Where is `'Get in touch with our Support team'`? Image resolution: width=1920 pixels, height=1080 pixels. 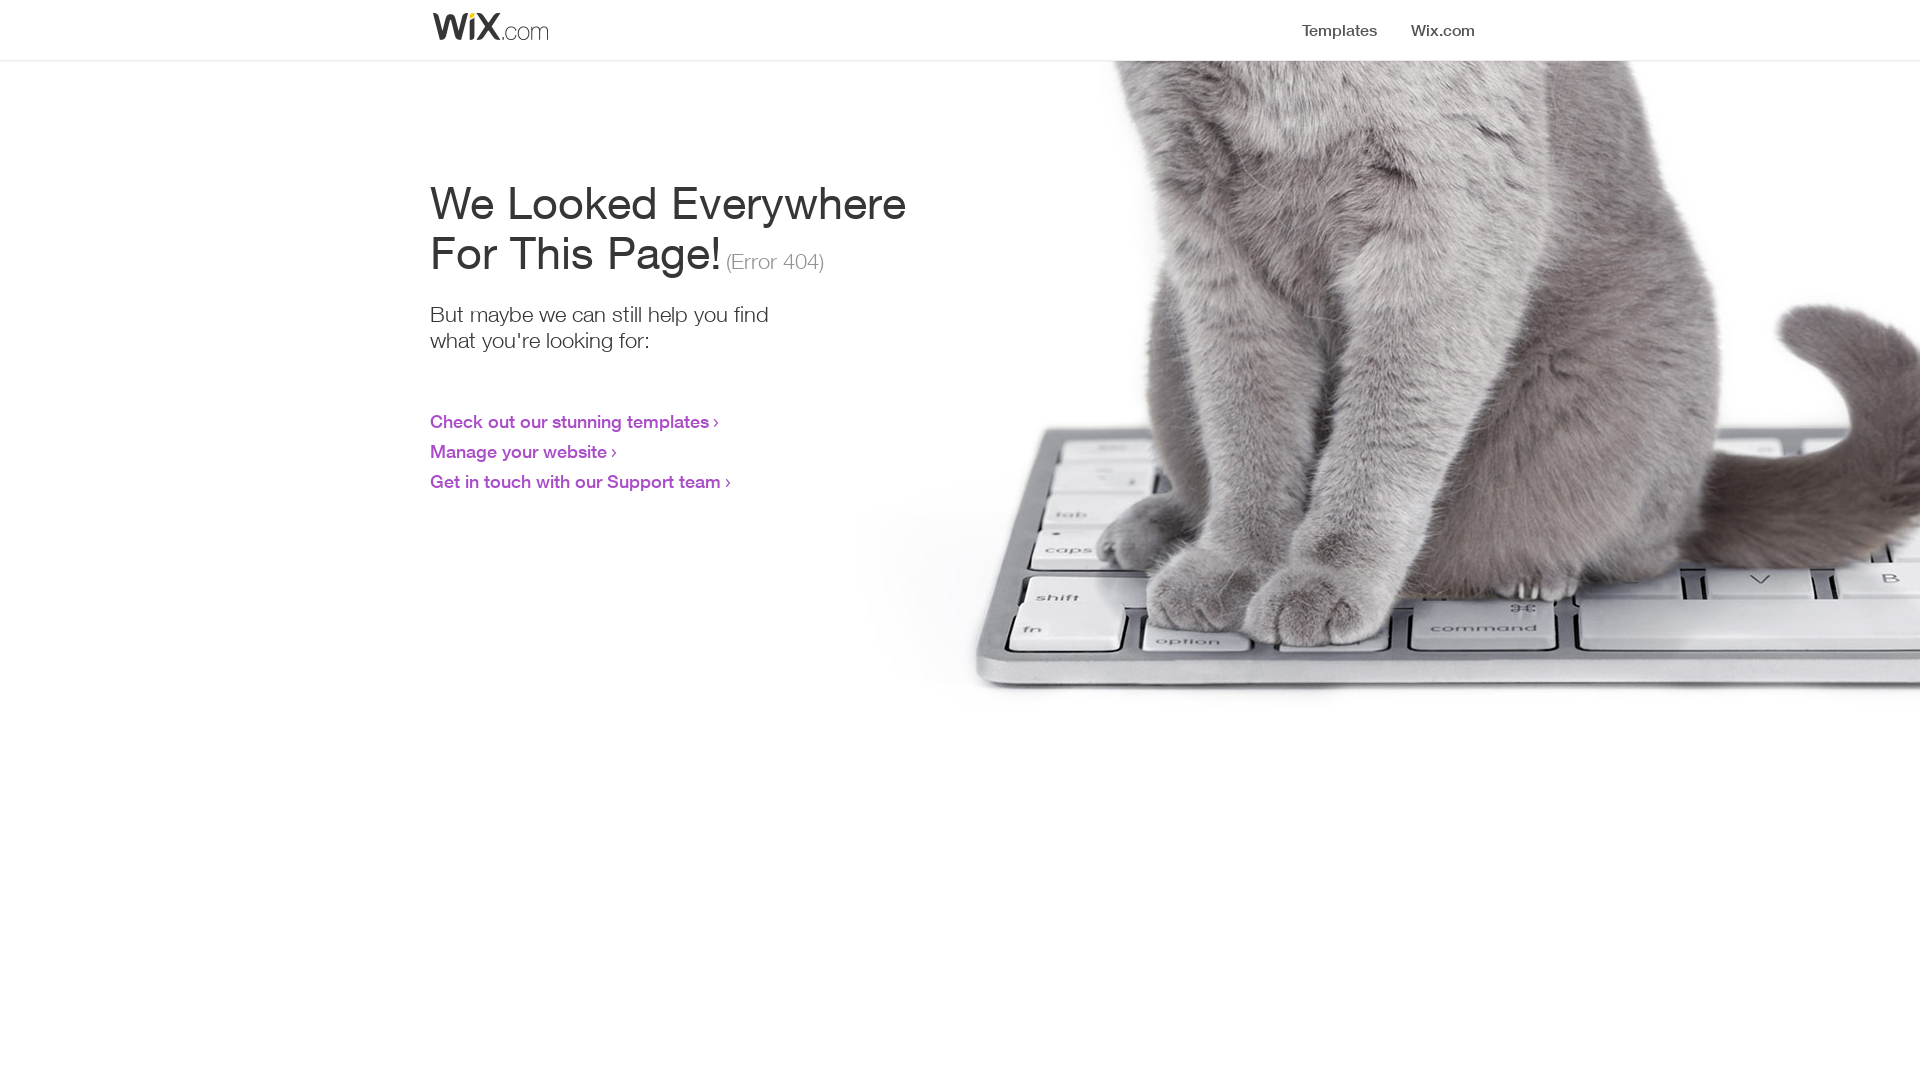
'Get in touch with our Support team' is located at coordinates (429, 481).